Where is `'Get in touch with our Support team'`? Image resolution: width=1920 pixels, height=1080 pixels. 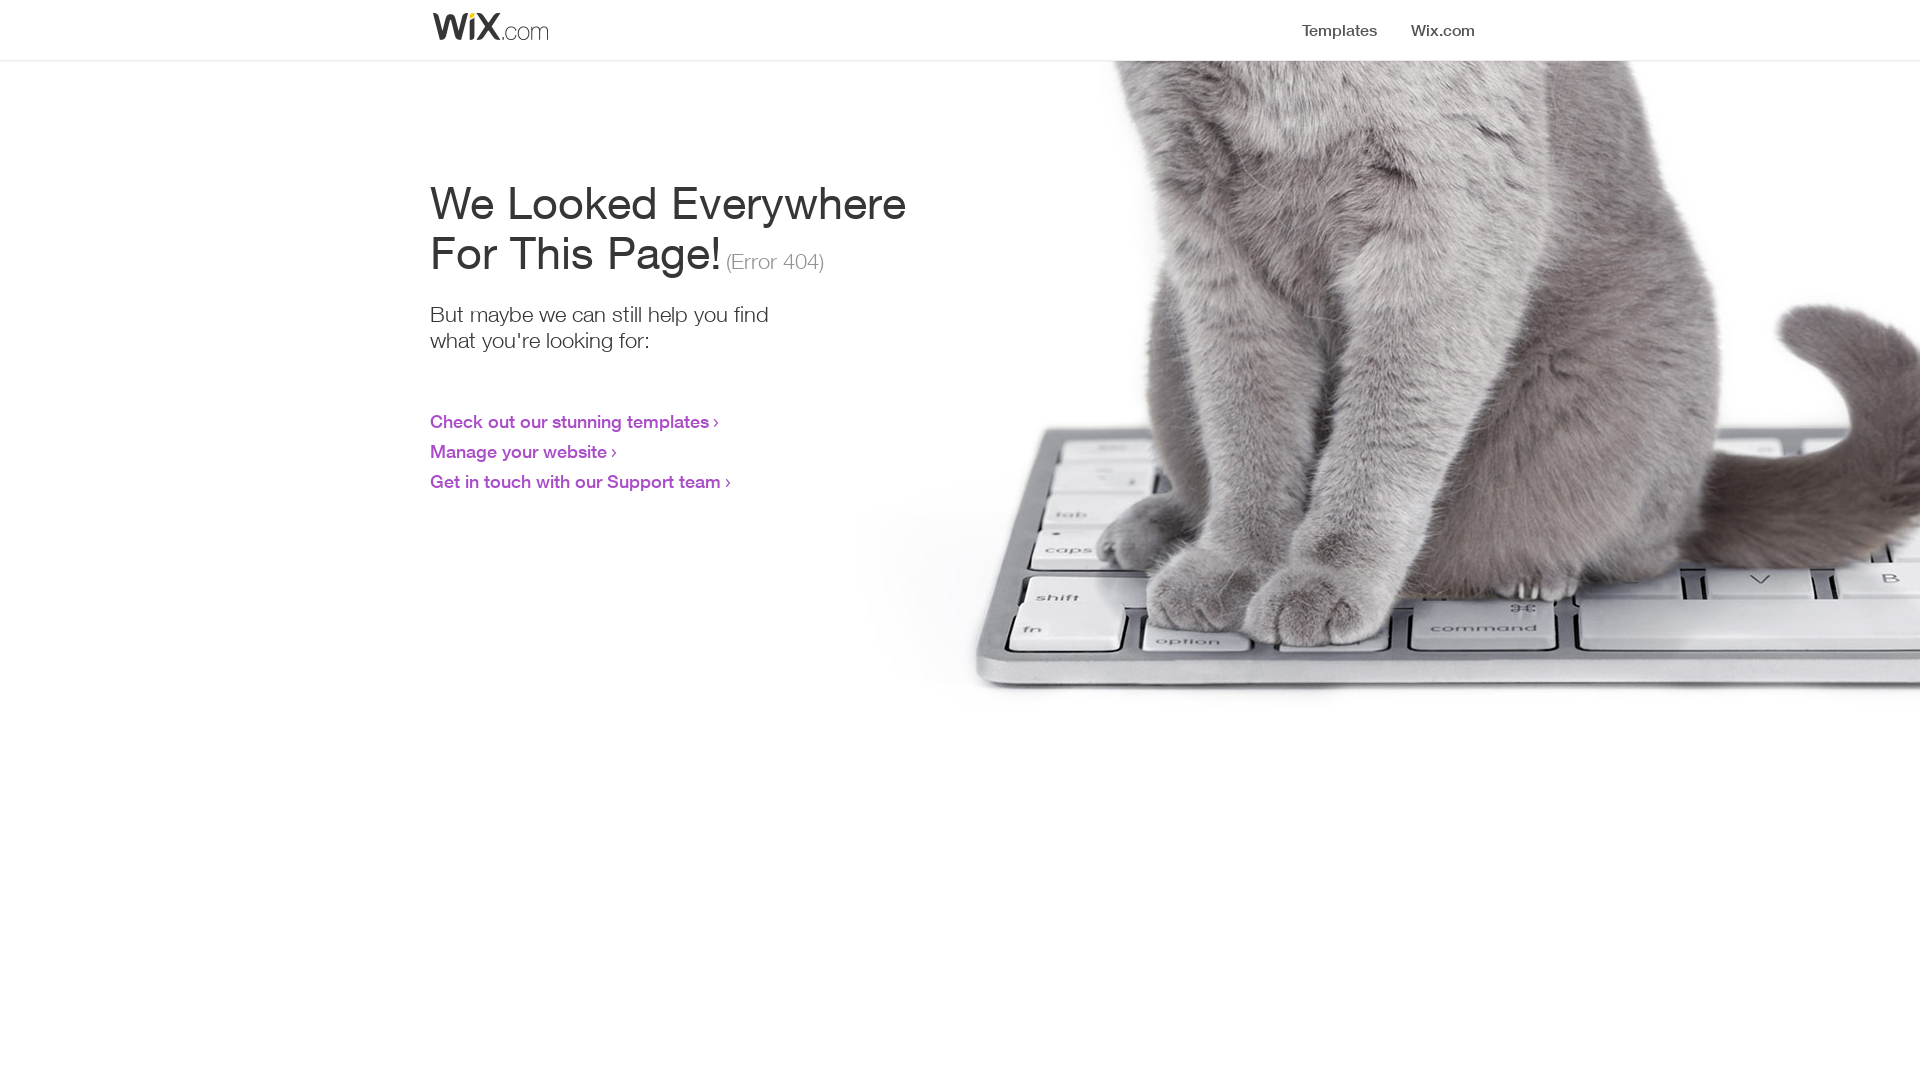
'Get in touch with our Support team' is located at coordinates (429, 481).